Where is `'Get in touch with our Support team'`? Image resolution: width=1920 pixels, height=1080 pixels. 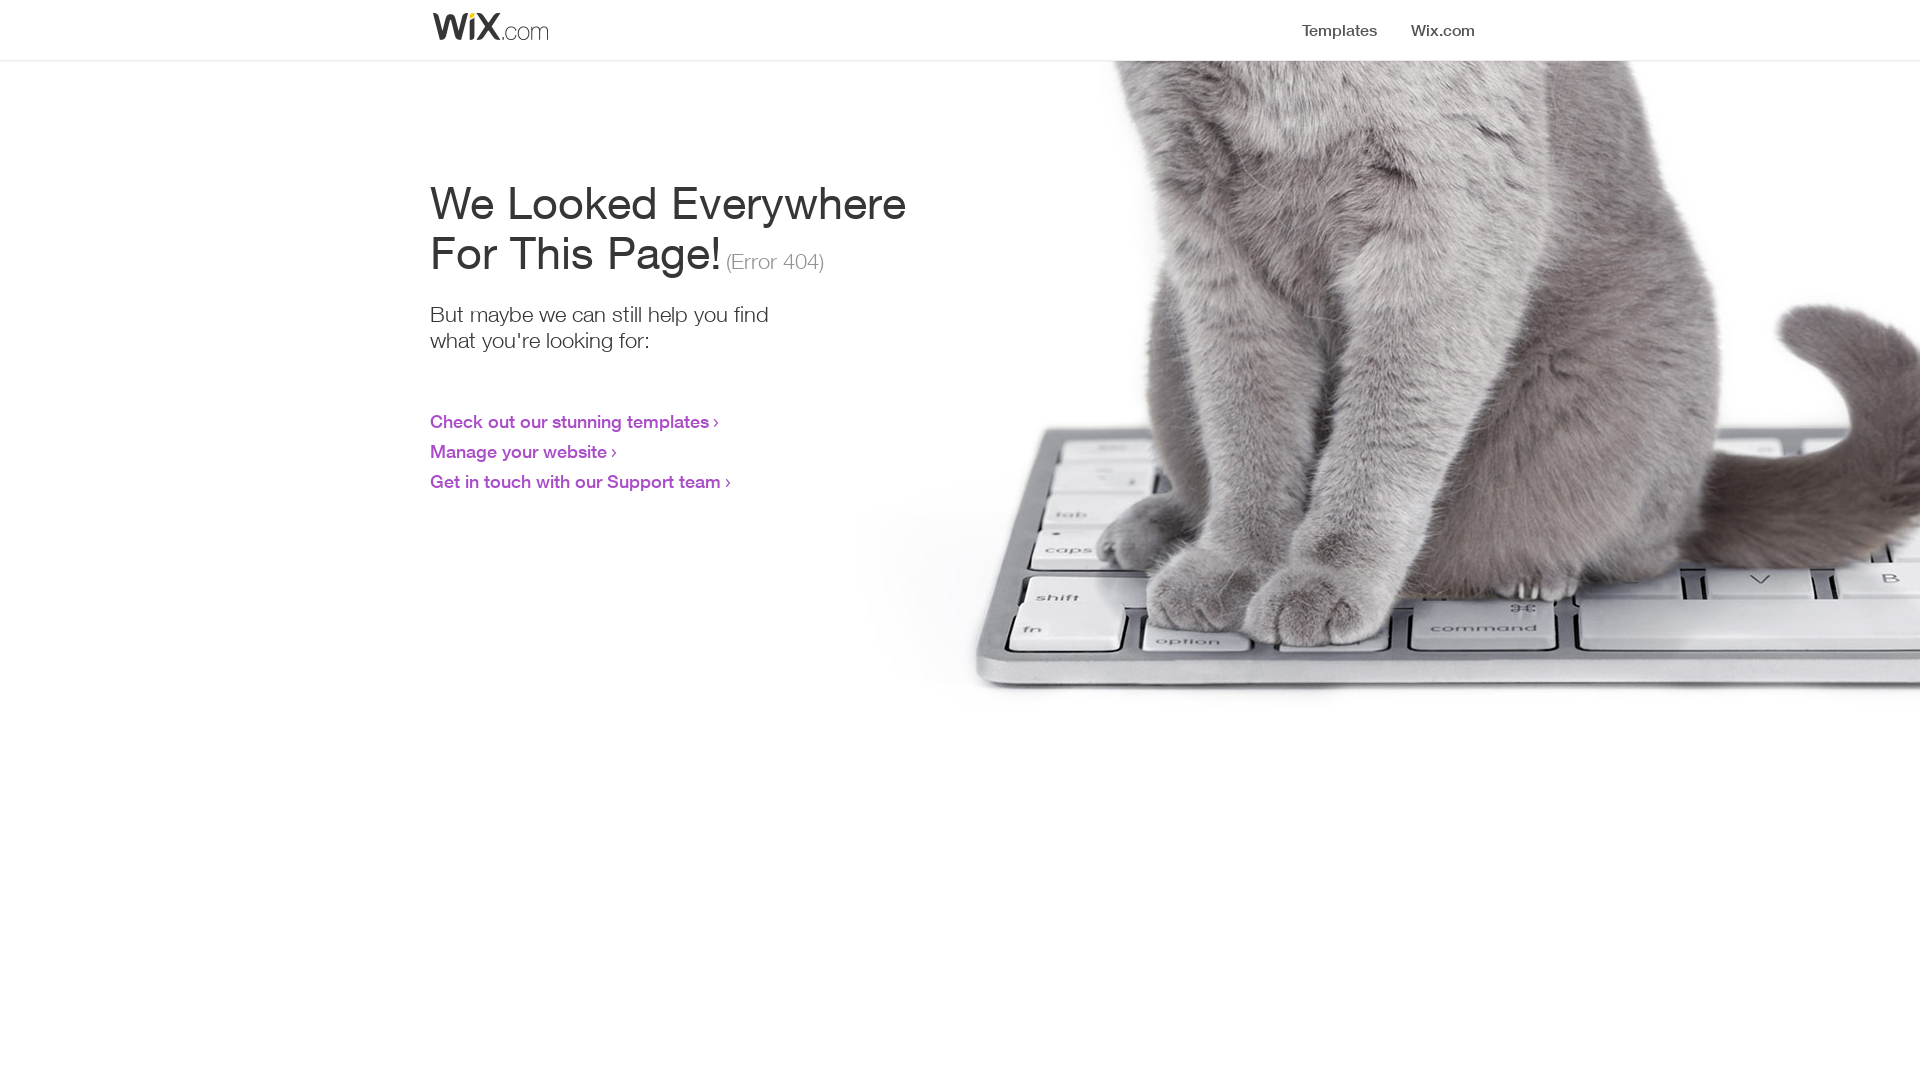
'Get in touch with our Support team' is located at coordinates (429, 481).